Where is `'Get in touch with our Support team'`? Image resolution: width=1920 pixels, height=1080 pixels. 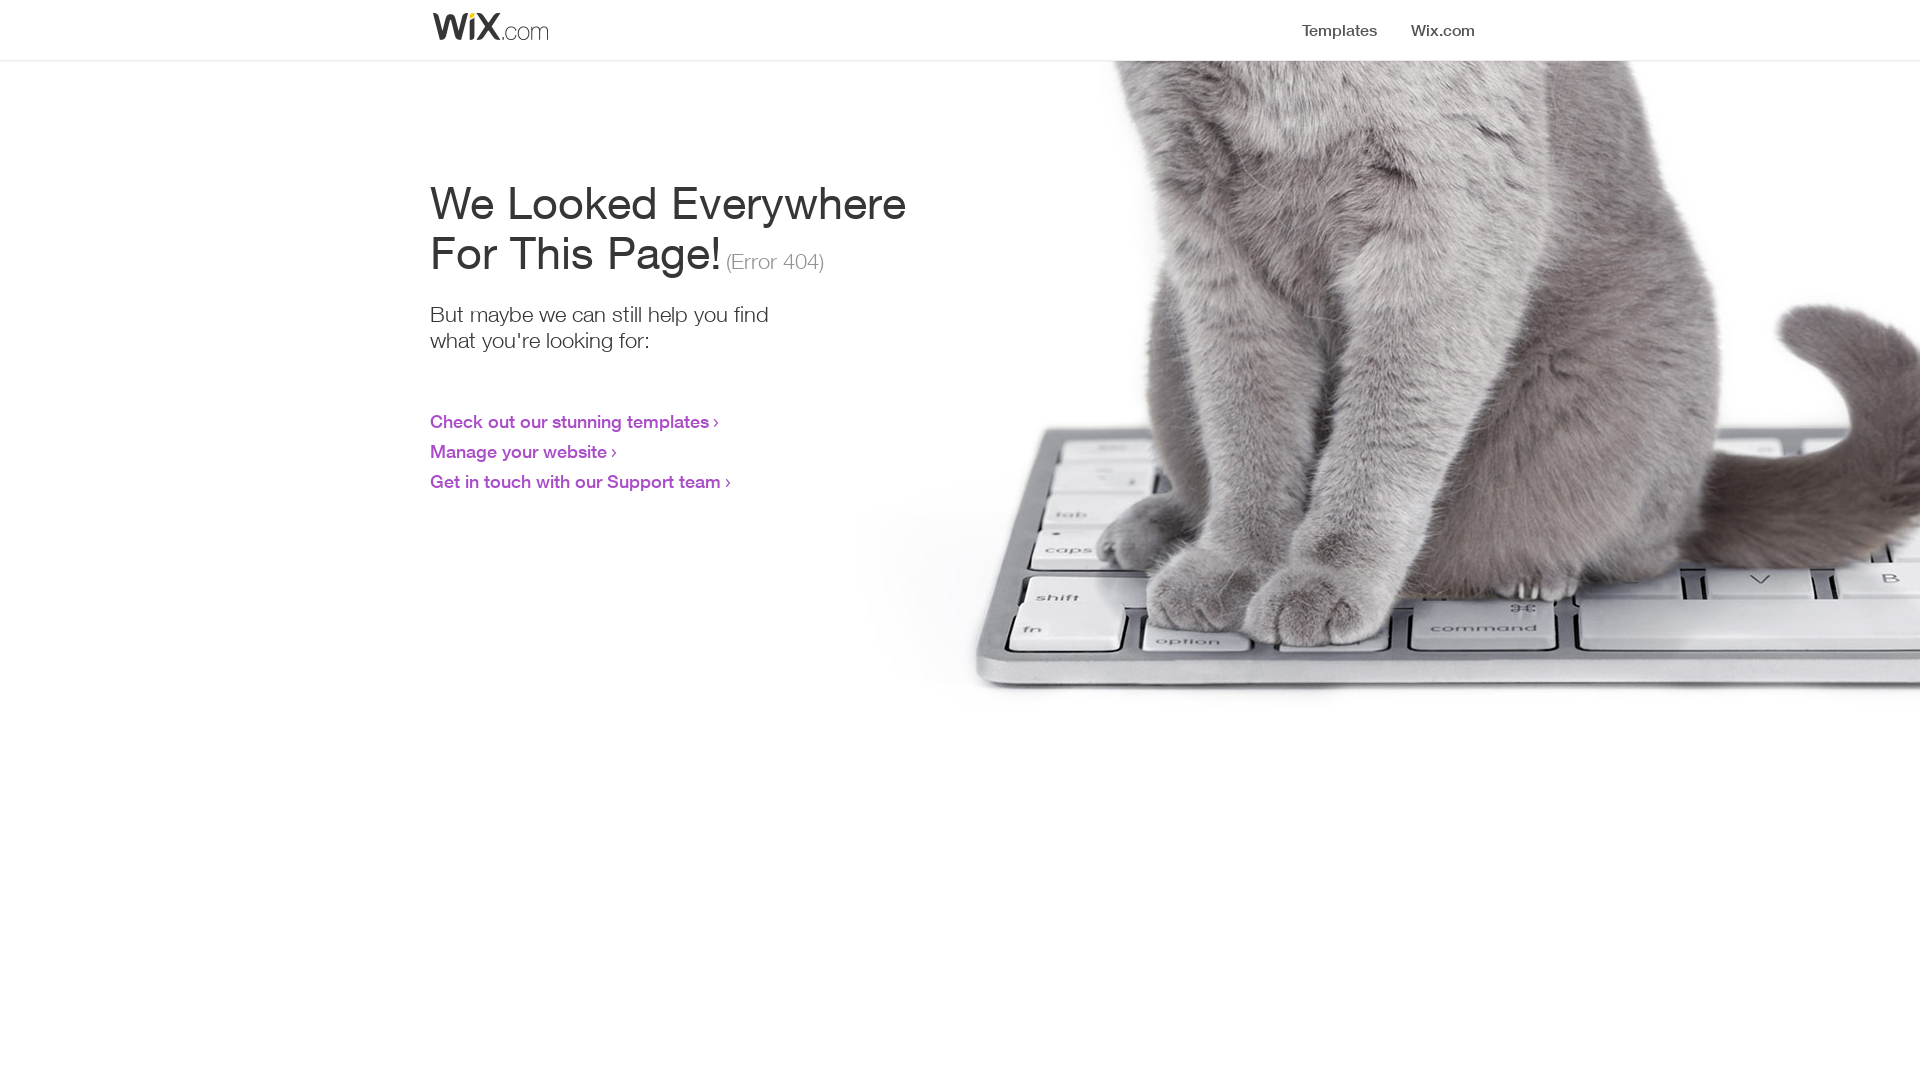
'Get in touch with our Support team' is located at coordinates (429, 481).